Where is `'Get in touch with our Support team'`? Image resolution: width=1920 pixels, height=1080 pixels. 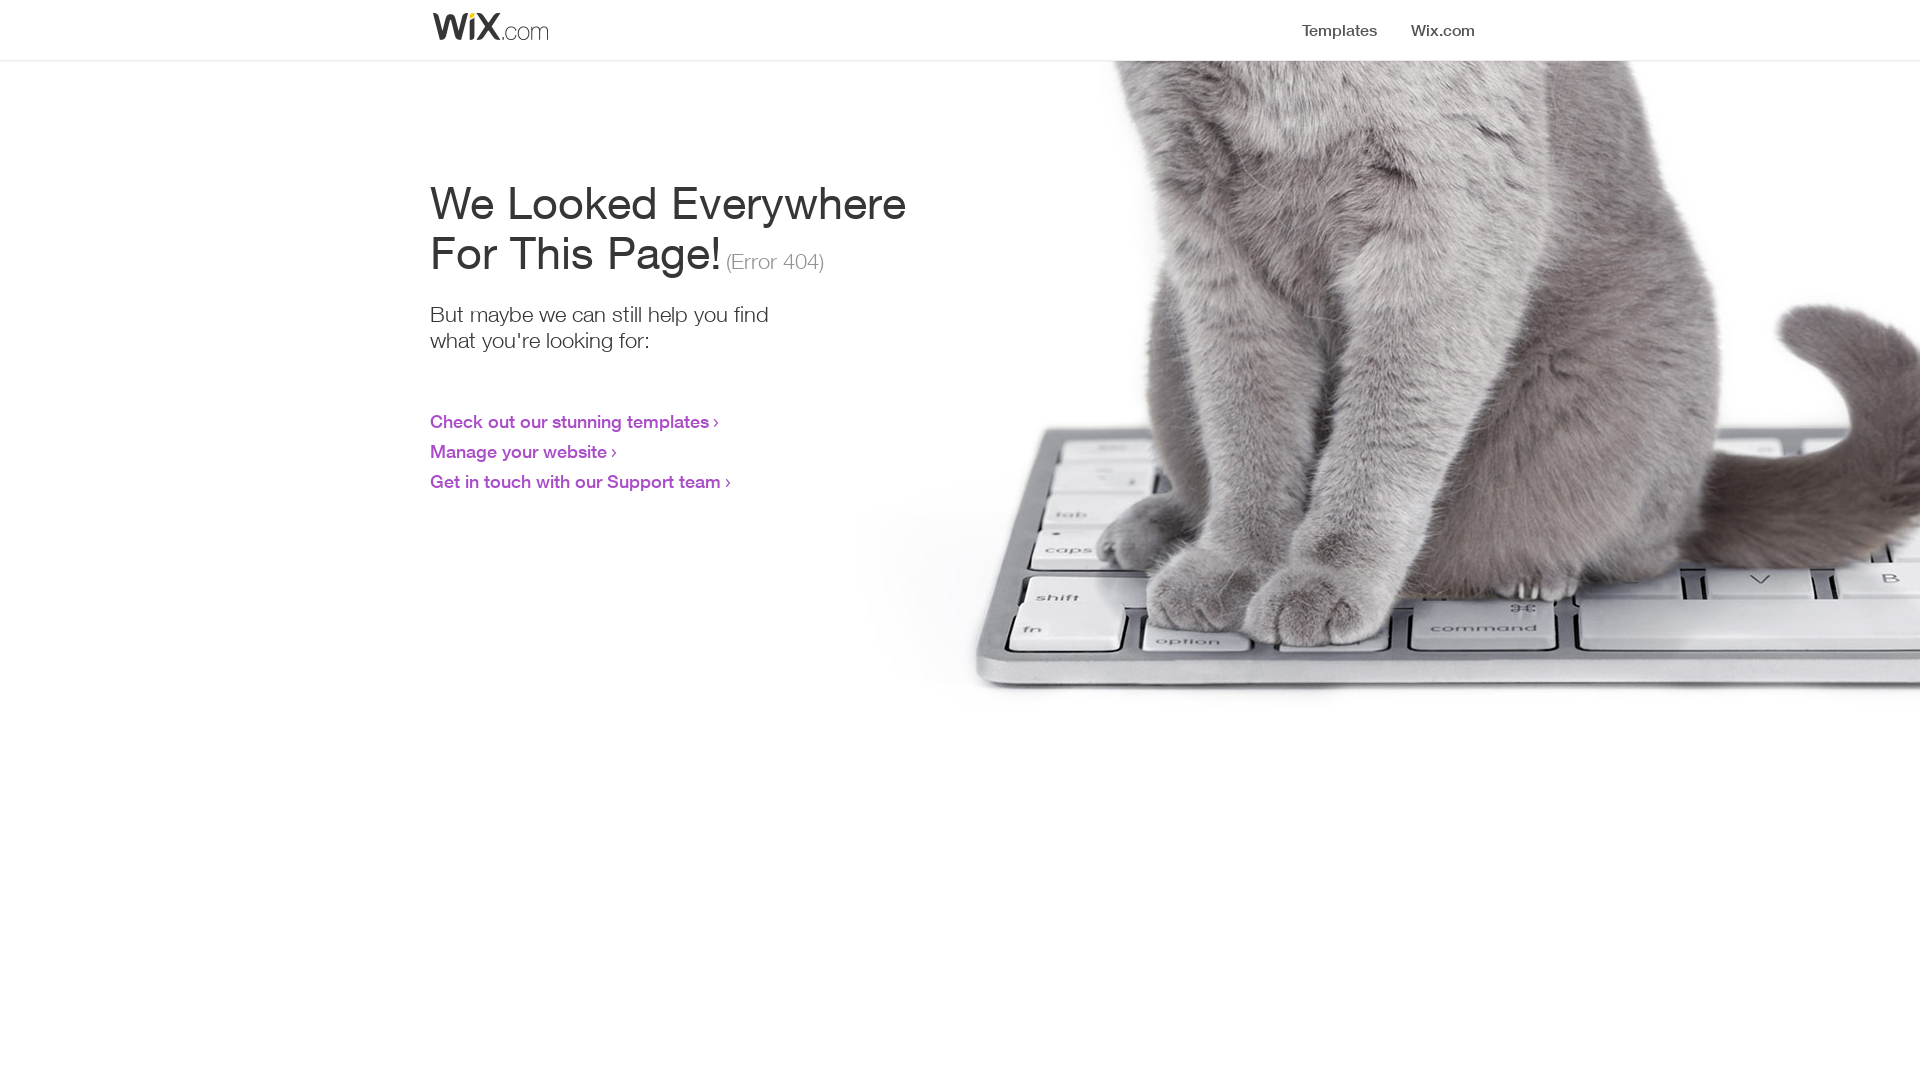
'Get in touch with our Support team' is located at coordinates (429, 481).